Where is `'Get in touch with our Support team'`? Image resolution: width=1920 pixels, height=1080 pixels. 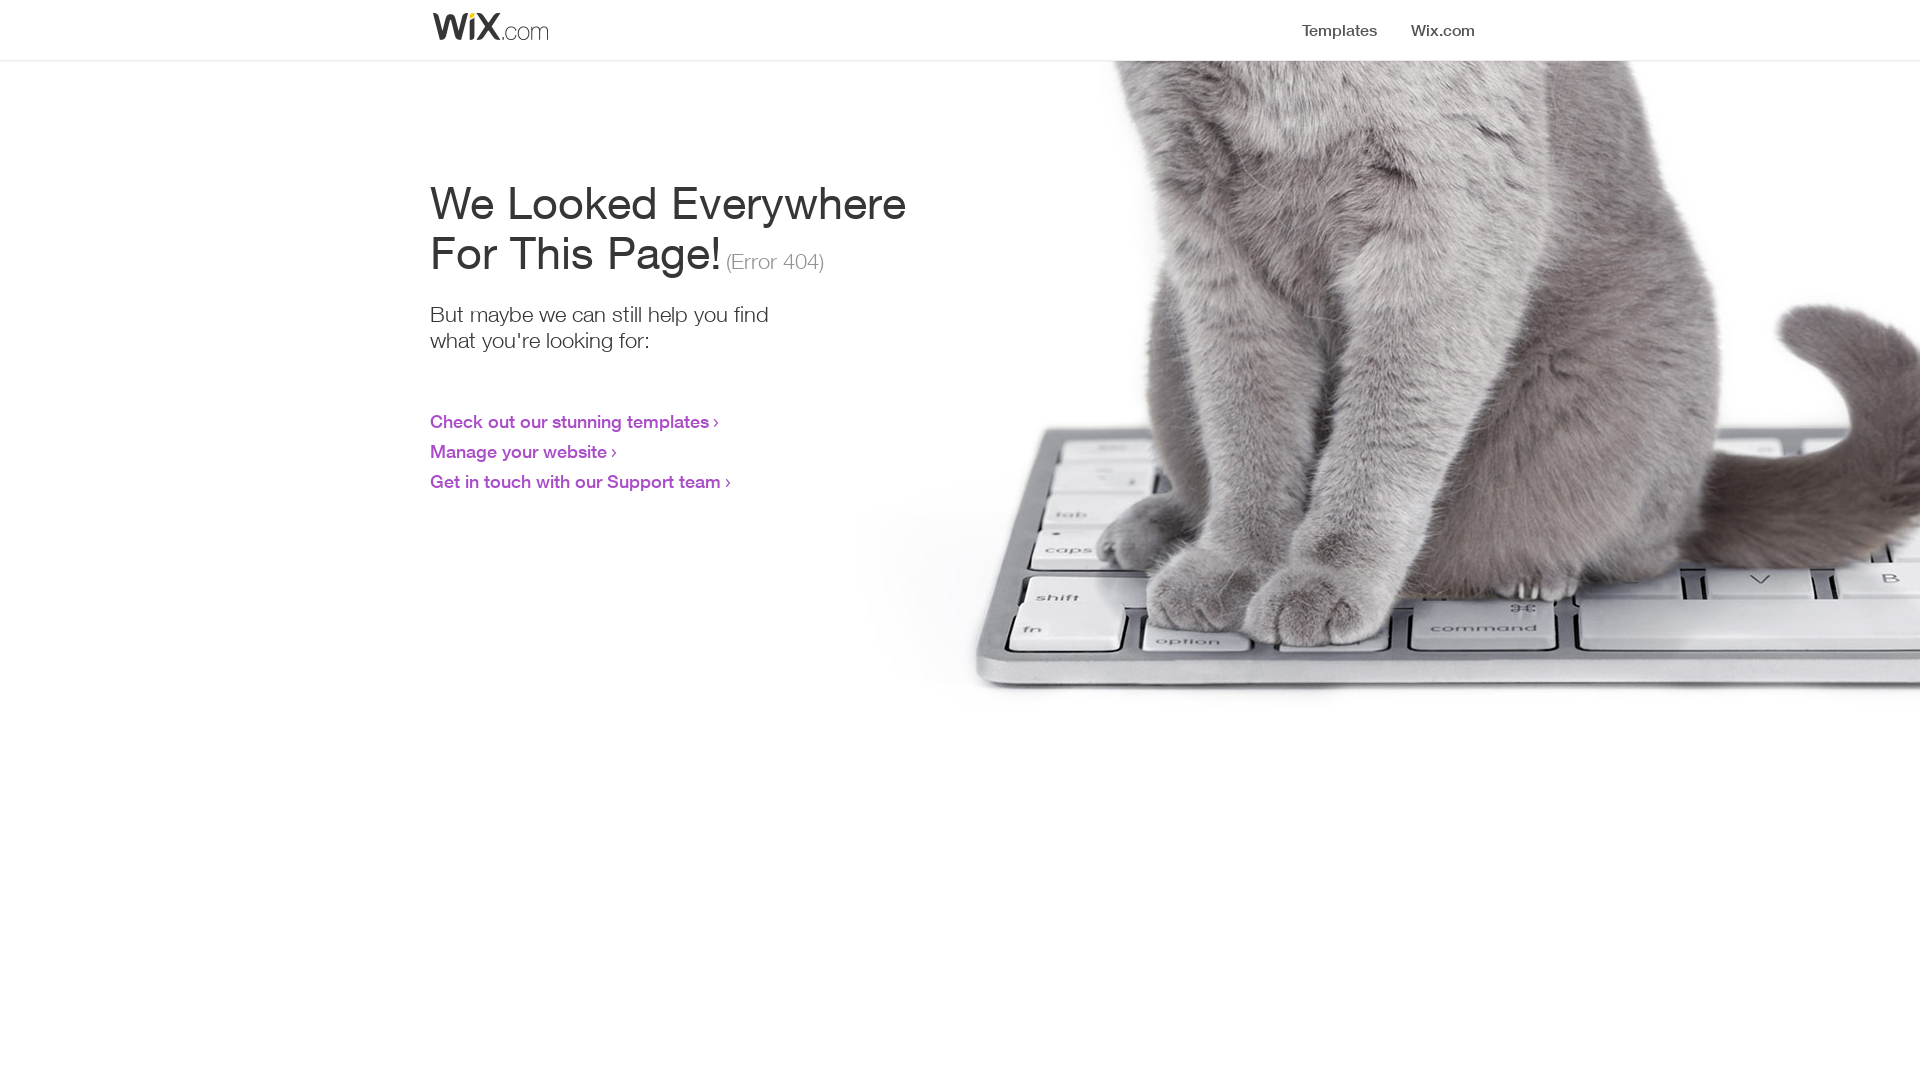
'Get in touch with our Support team' is located at coordinates (429, 481).